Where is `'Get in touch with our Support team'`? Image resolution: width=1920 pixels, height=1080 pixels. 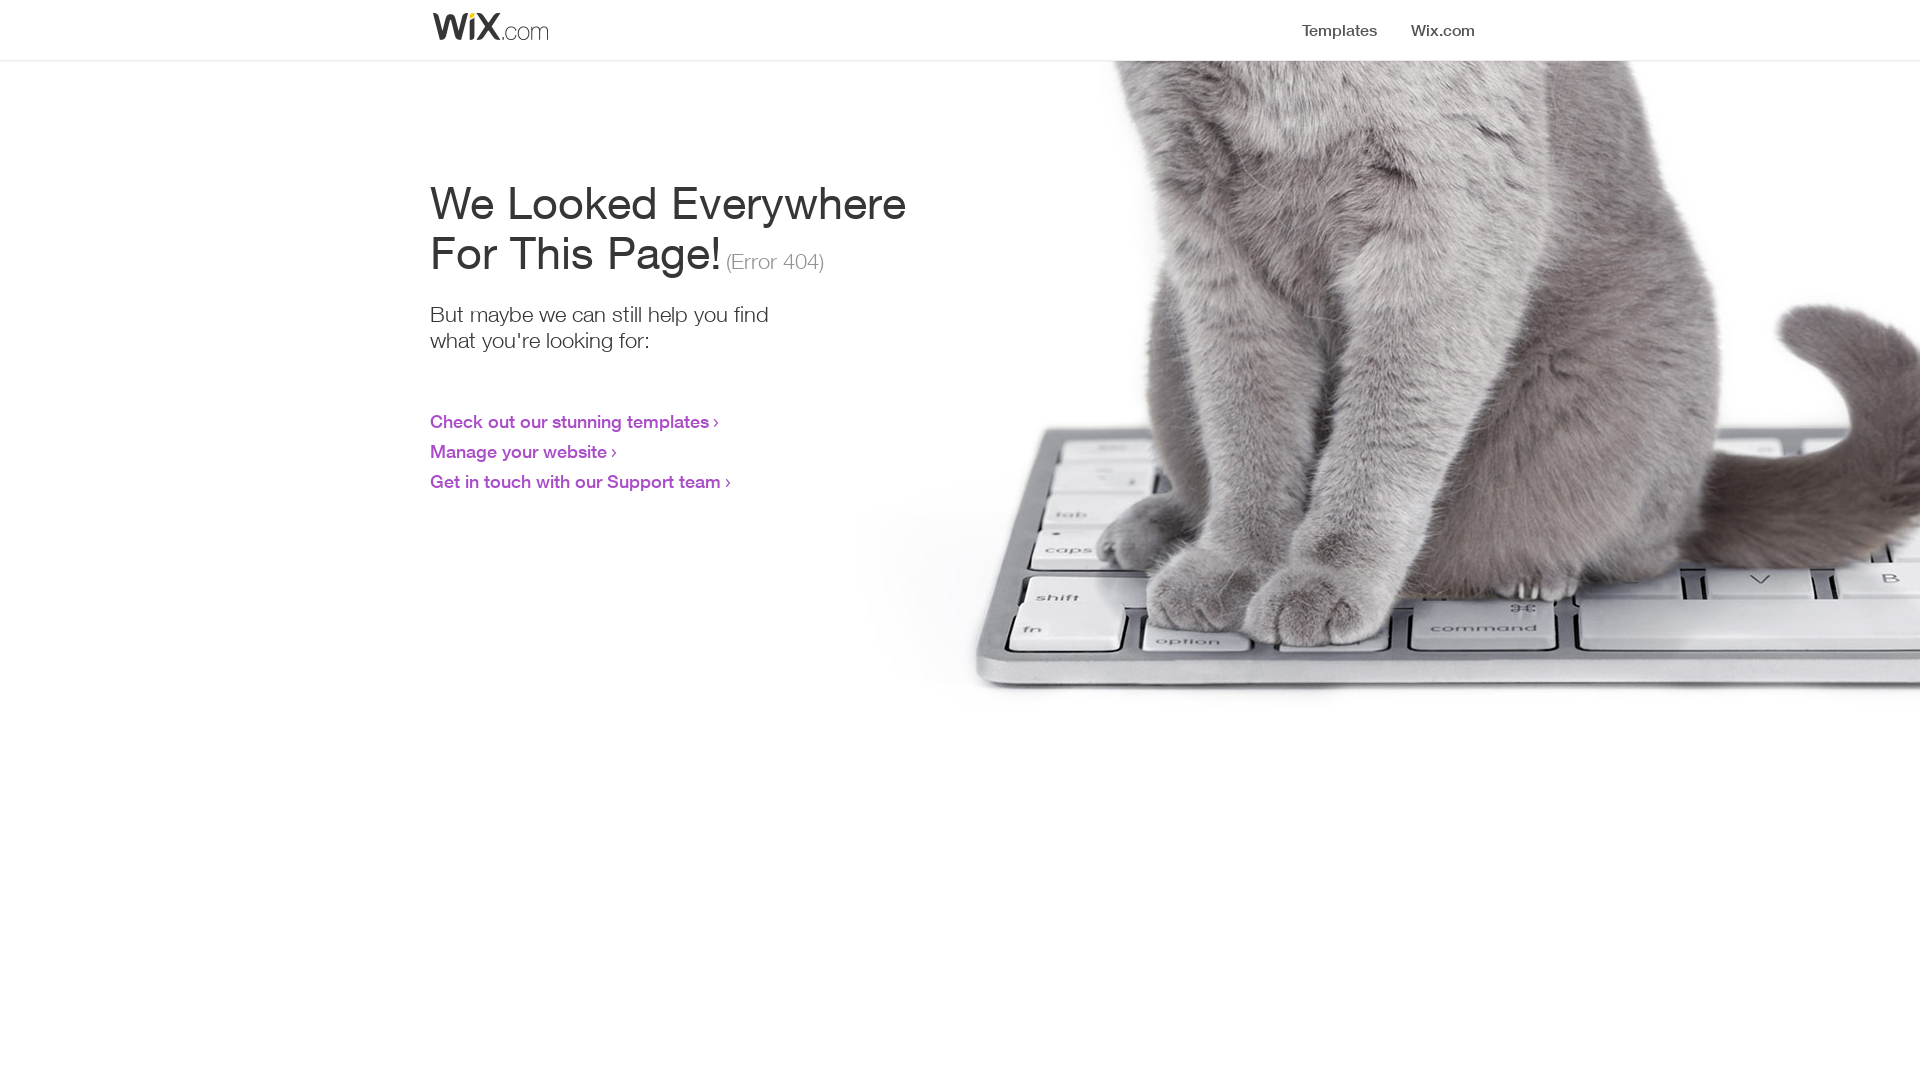
'Get in touch with our Support team' is located at coordinates (429, 481).